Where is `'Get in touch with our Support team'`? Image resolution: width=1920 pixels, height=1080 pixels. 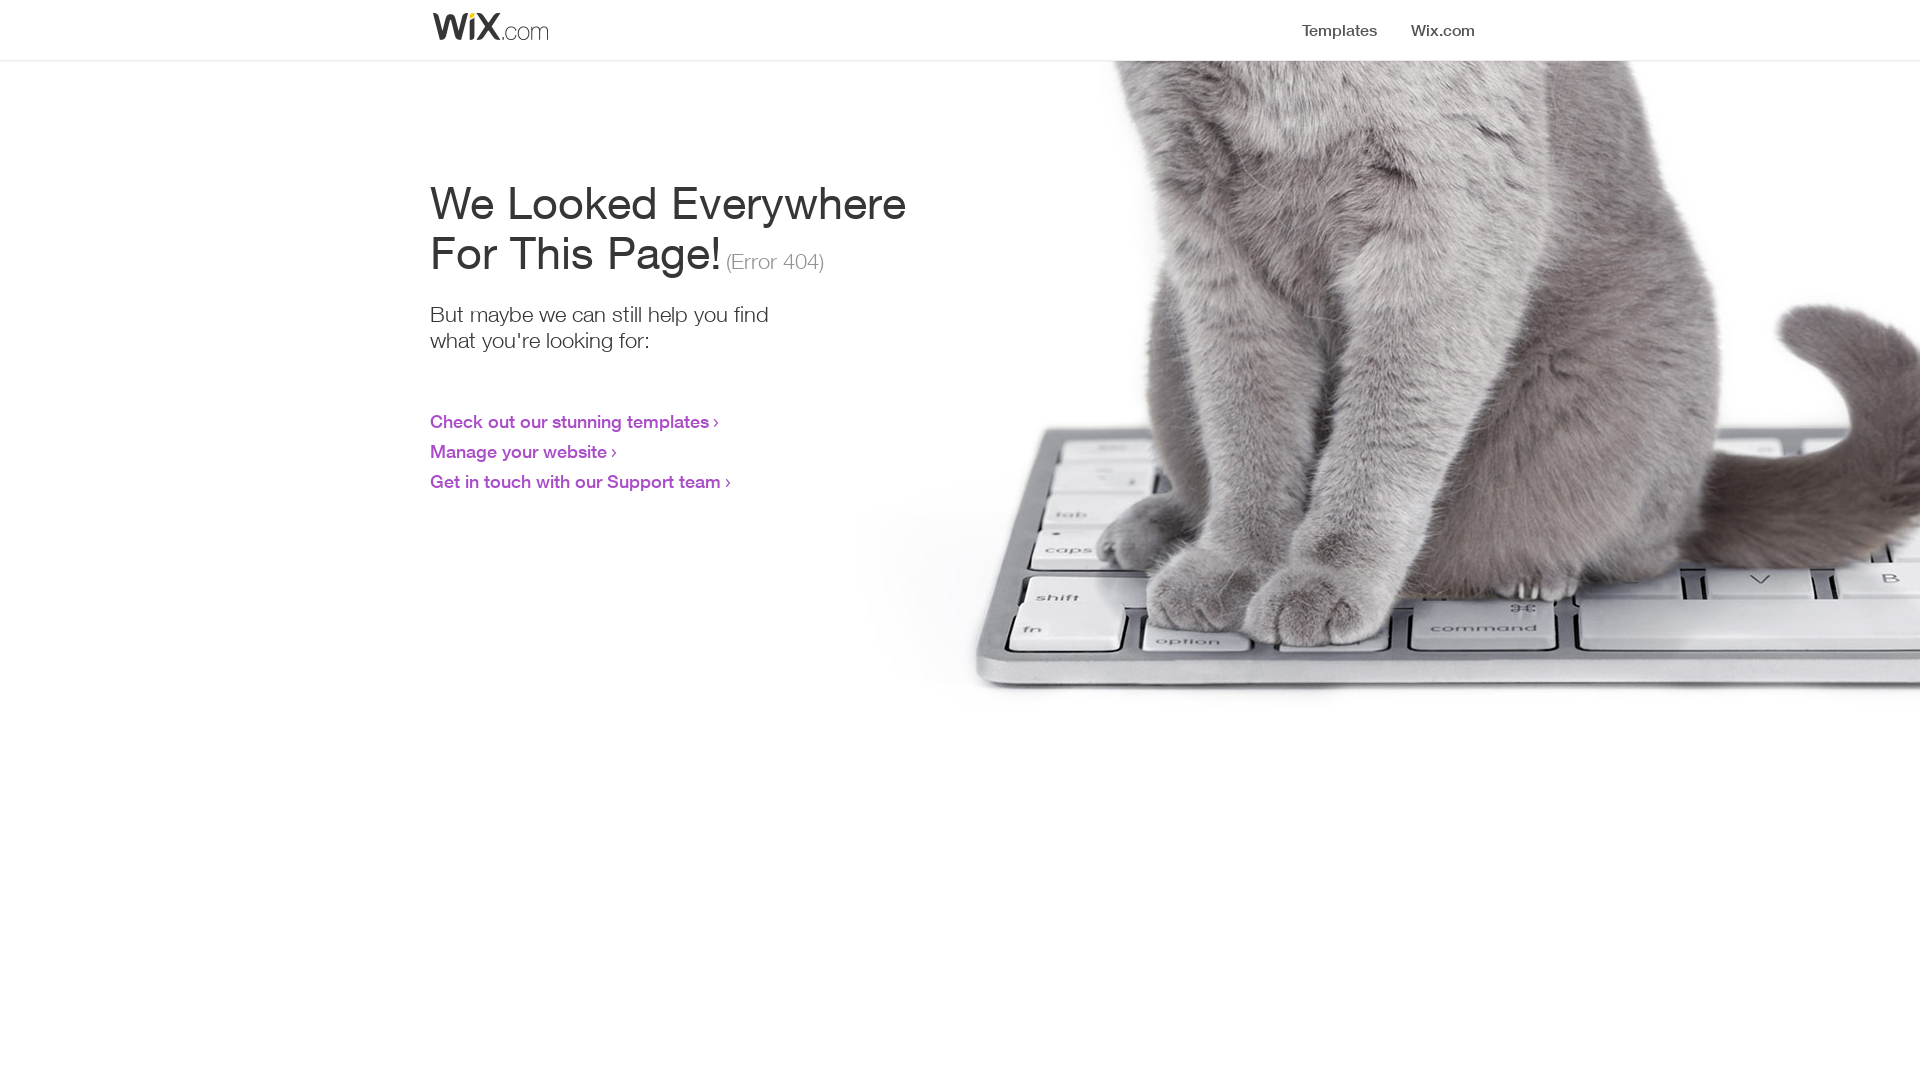
'Get in touch with our Support team' is located at coordinates (429, 481).